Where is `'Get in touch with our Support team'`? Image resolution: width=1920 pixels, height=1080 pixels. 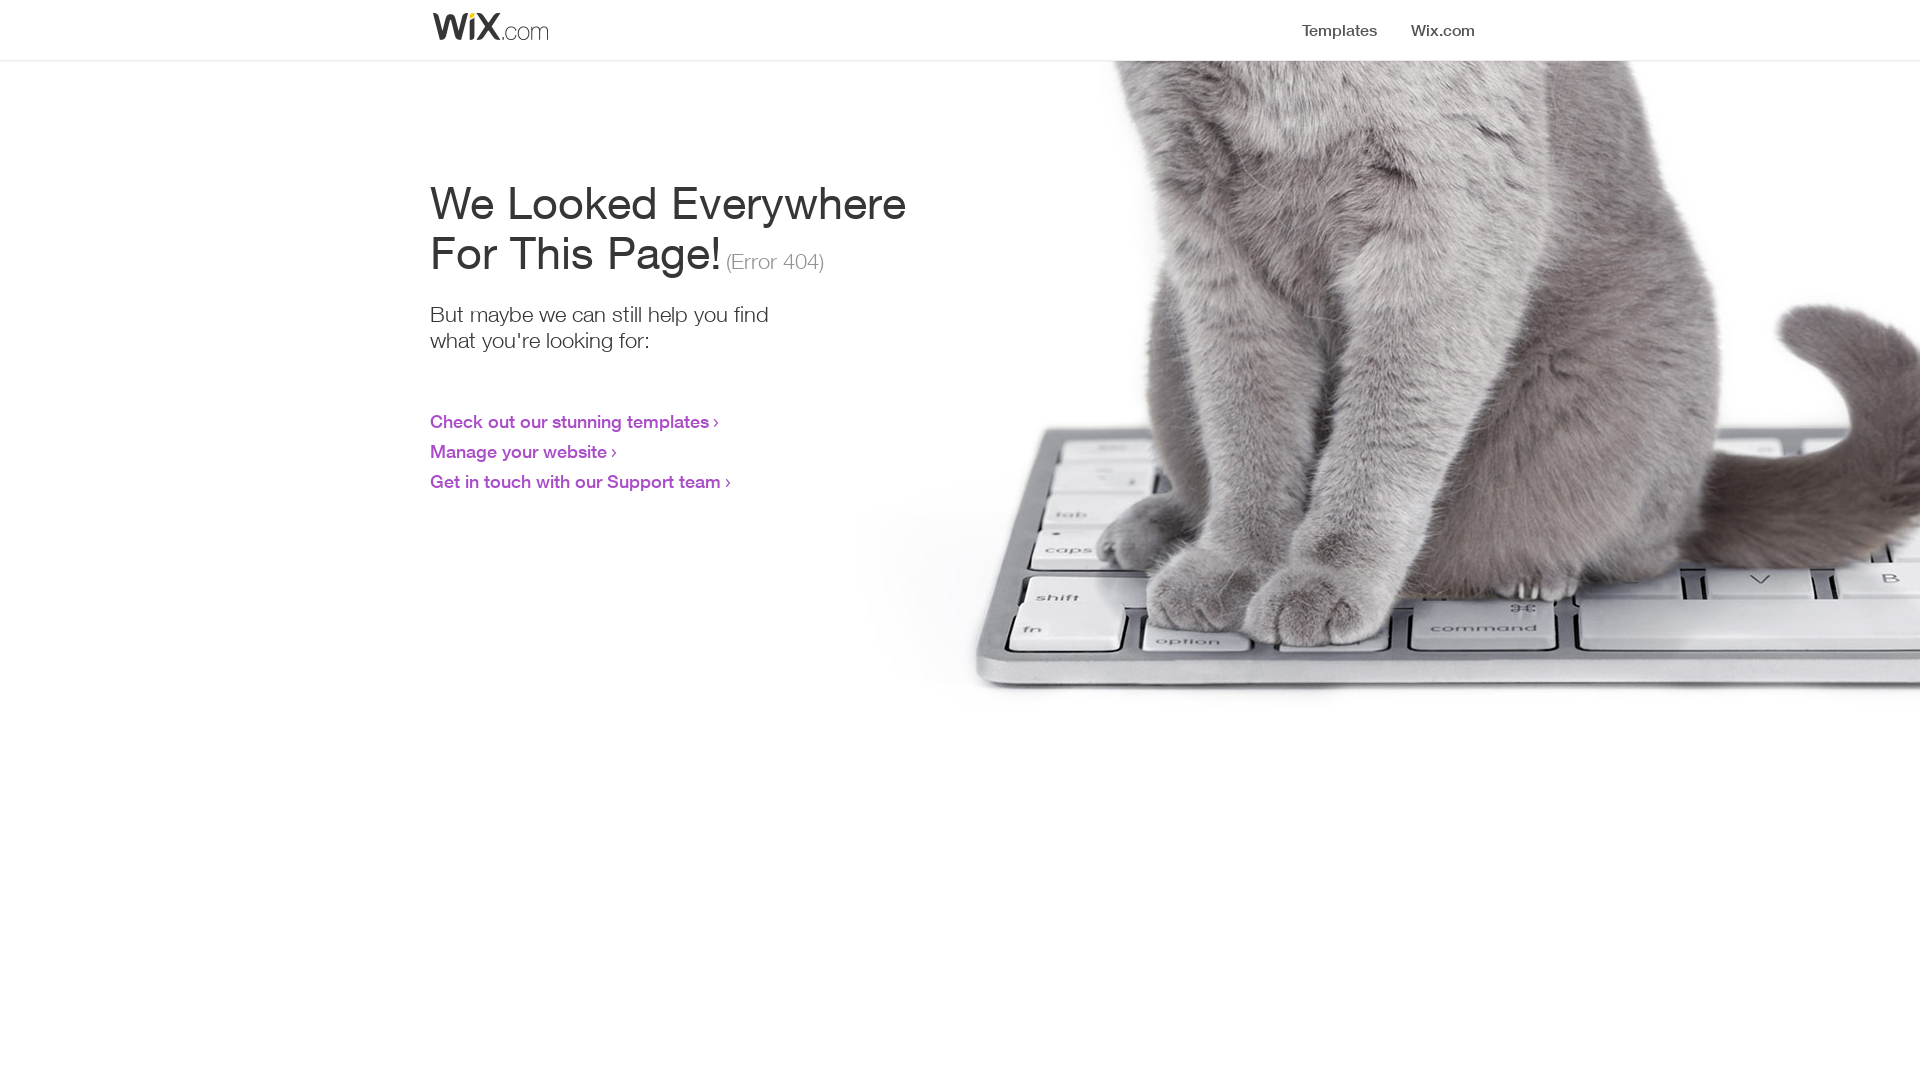
'Get in touch with our Support team' is located at coordinates (429, 481).